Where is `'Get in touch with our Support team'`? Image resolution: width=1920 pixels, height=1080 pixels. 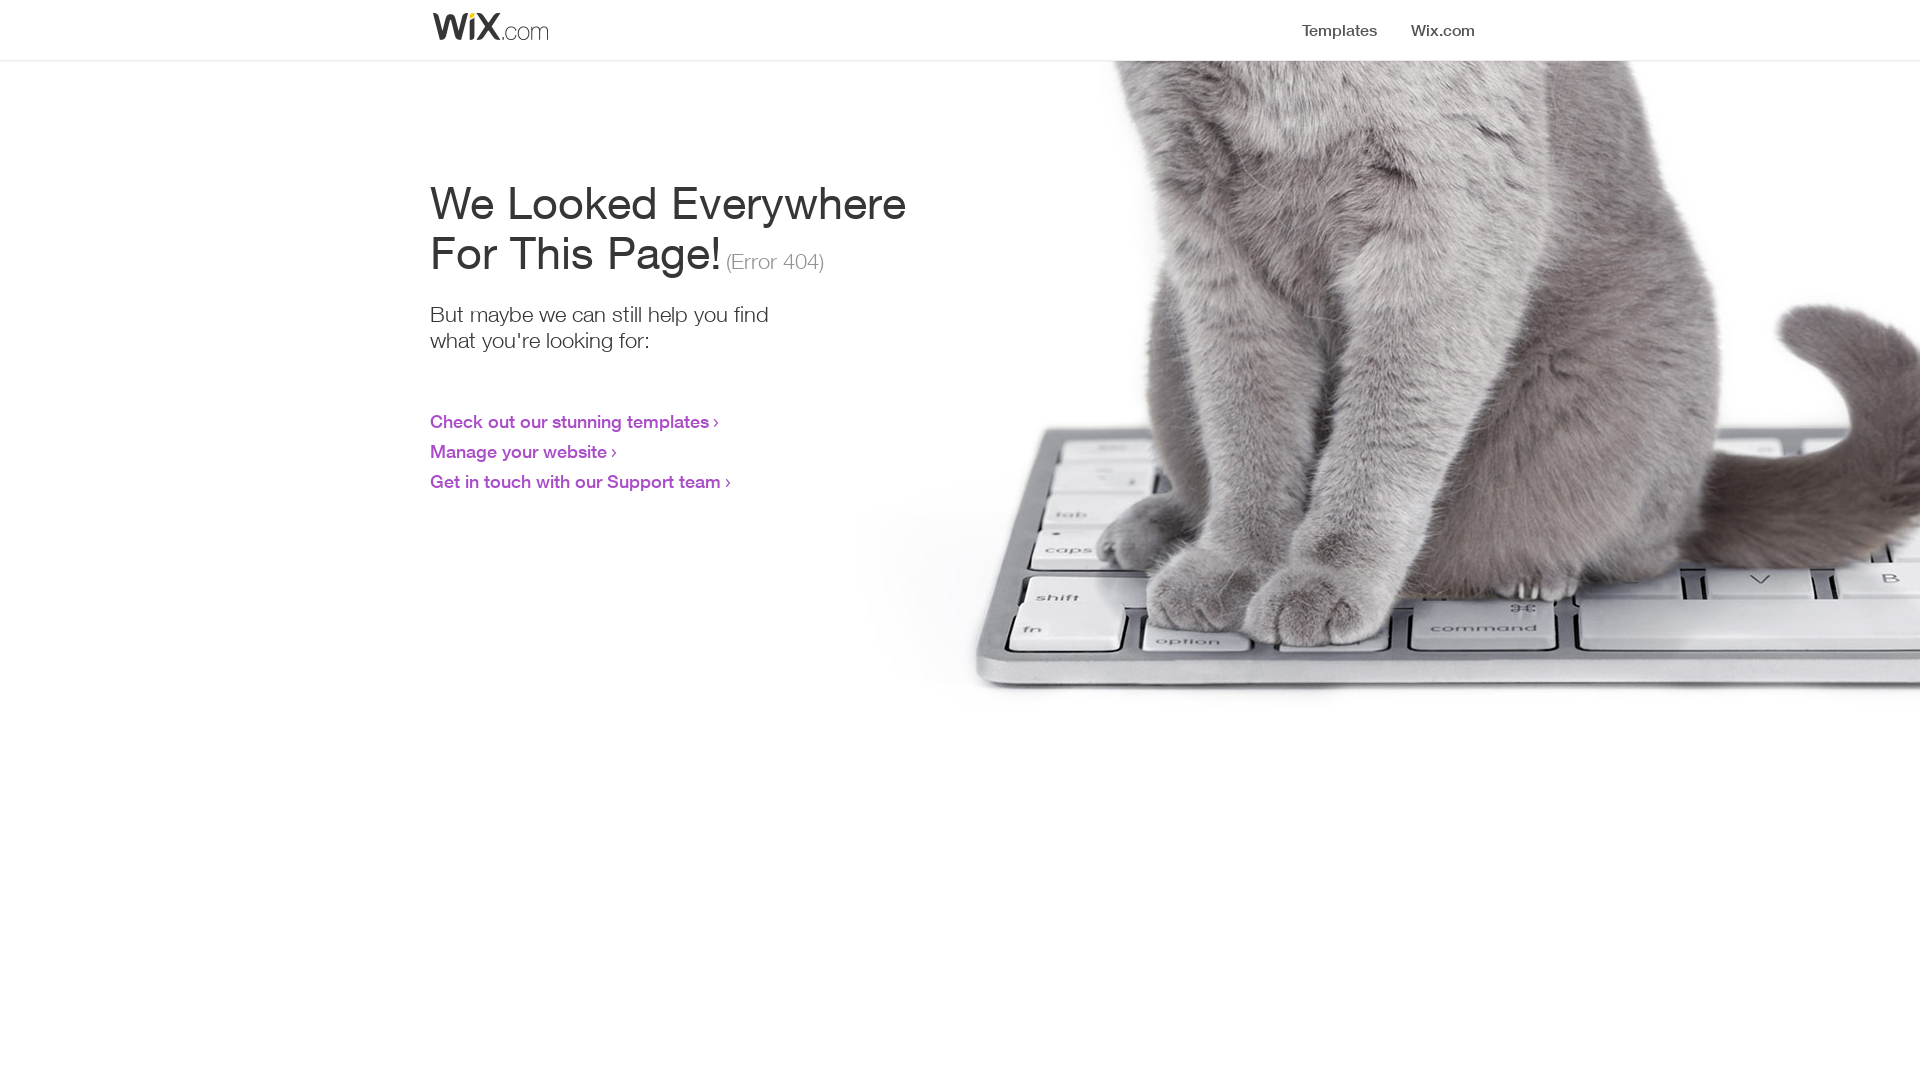
'Get in touch with our Support team' is located at coordinates (429, 481).